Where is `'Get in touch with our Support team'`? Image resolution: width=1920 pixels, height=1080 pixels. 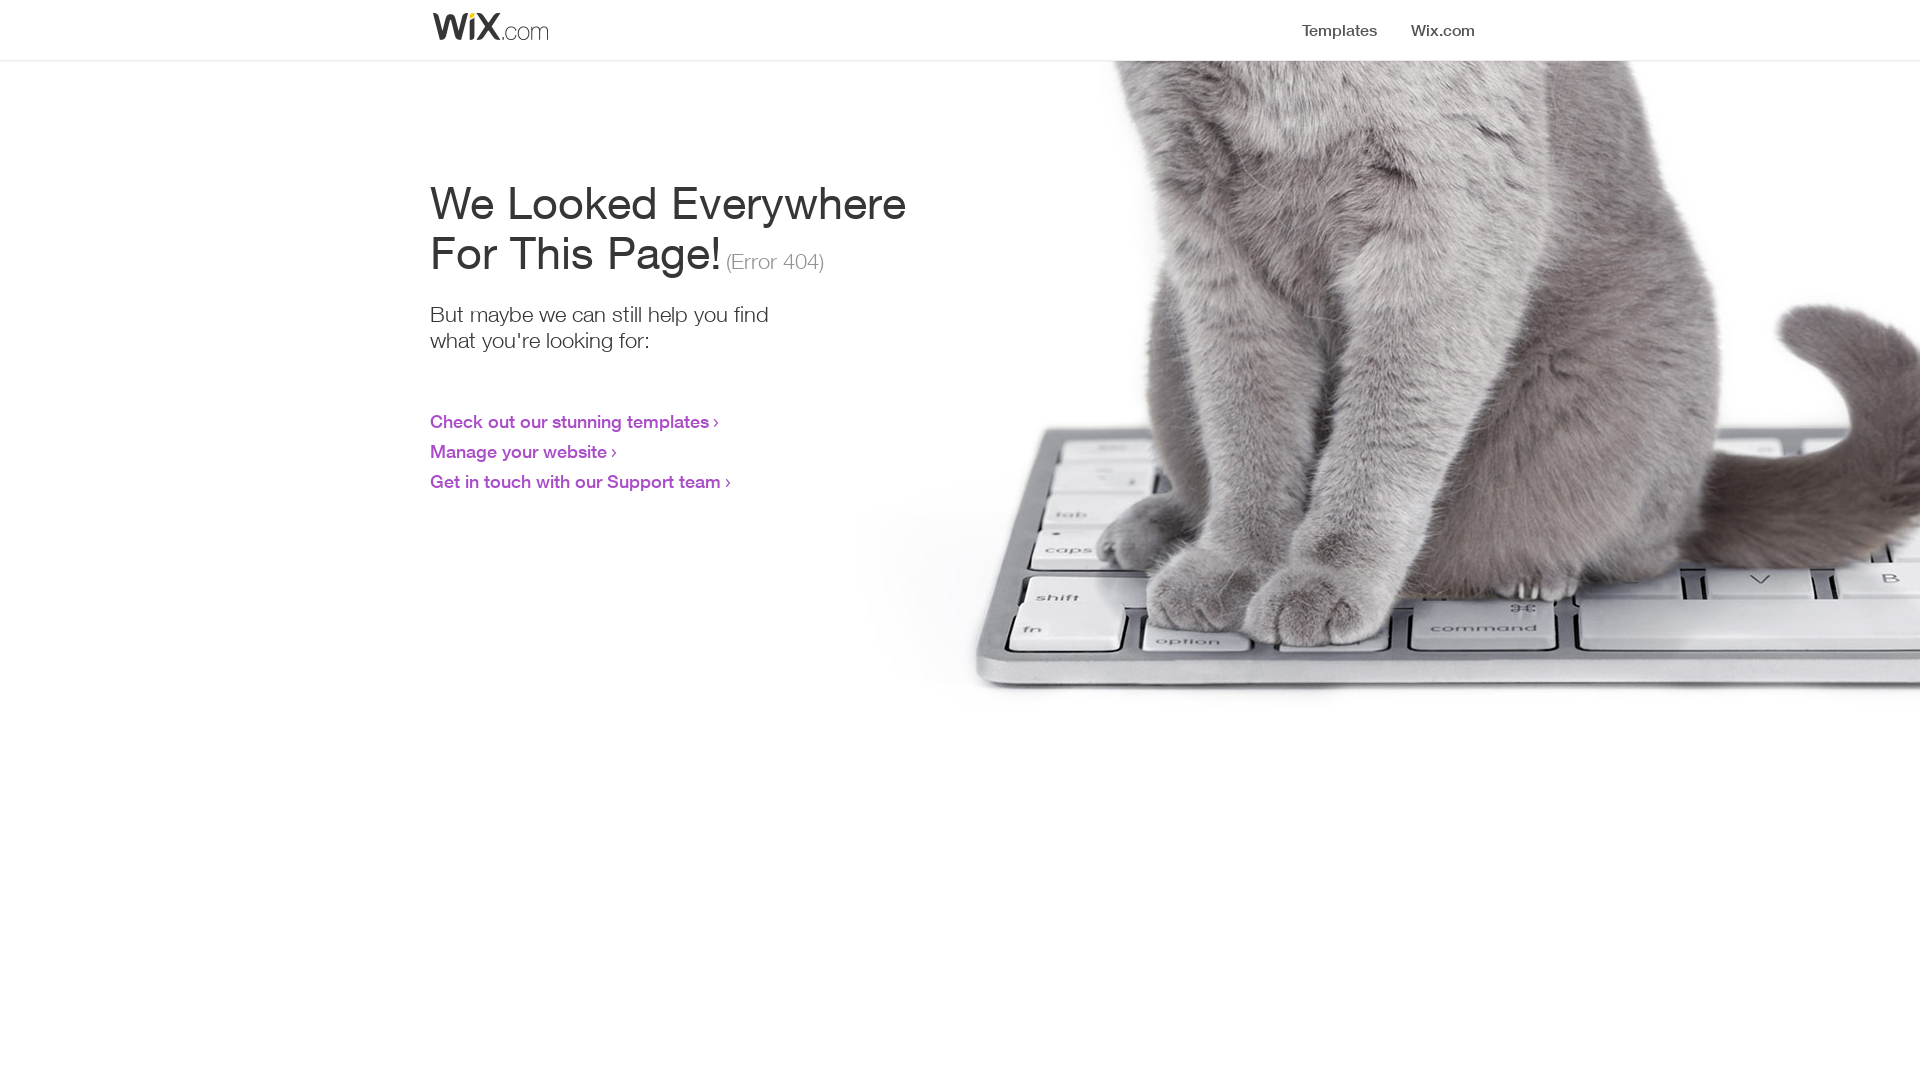
'Get in touch with our Support team' is located at coordinates (429, 481).